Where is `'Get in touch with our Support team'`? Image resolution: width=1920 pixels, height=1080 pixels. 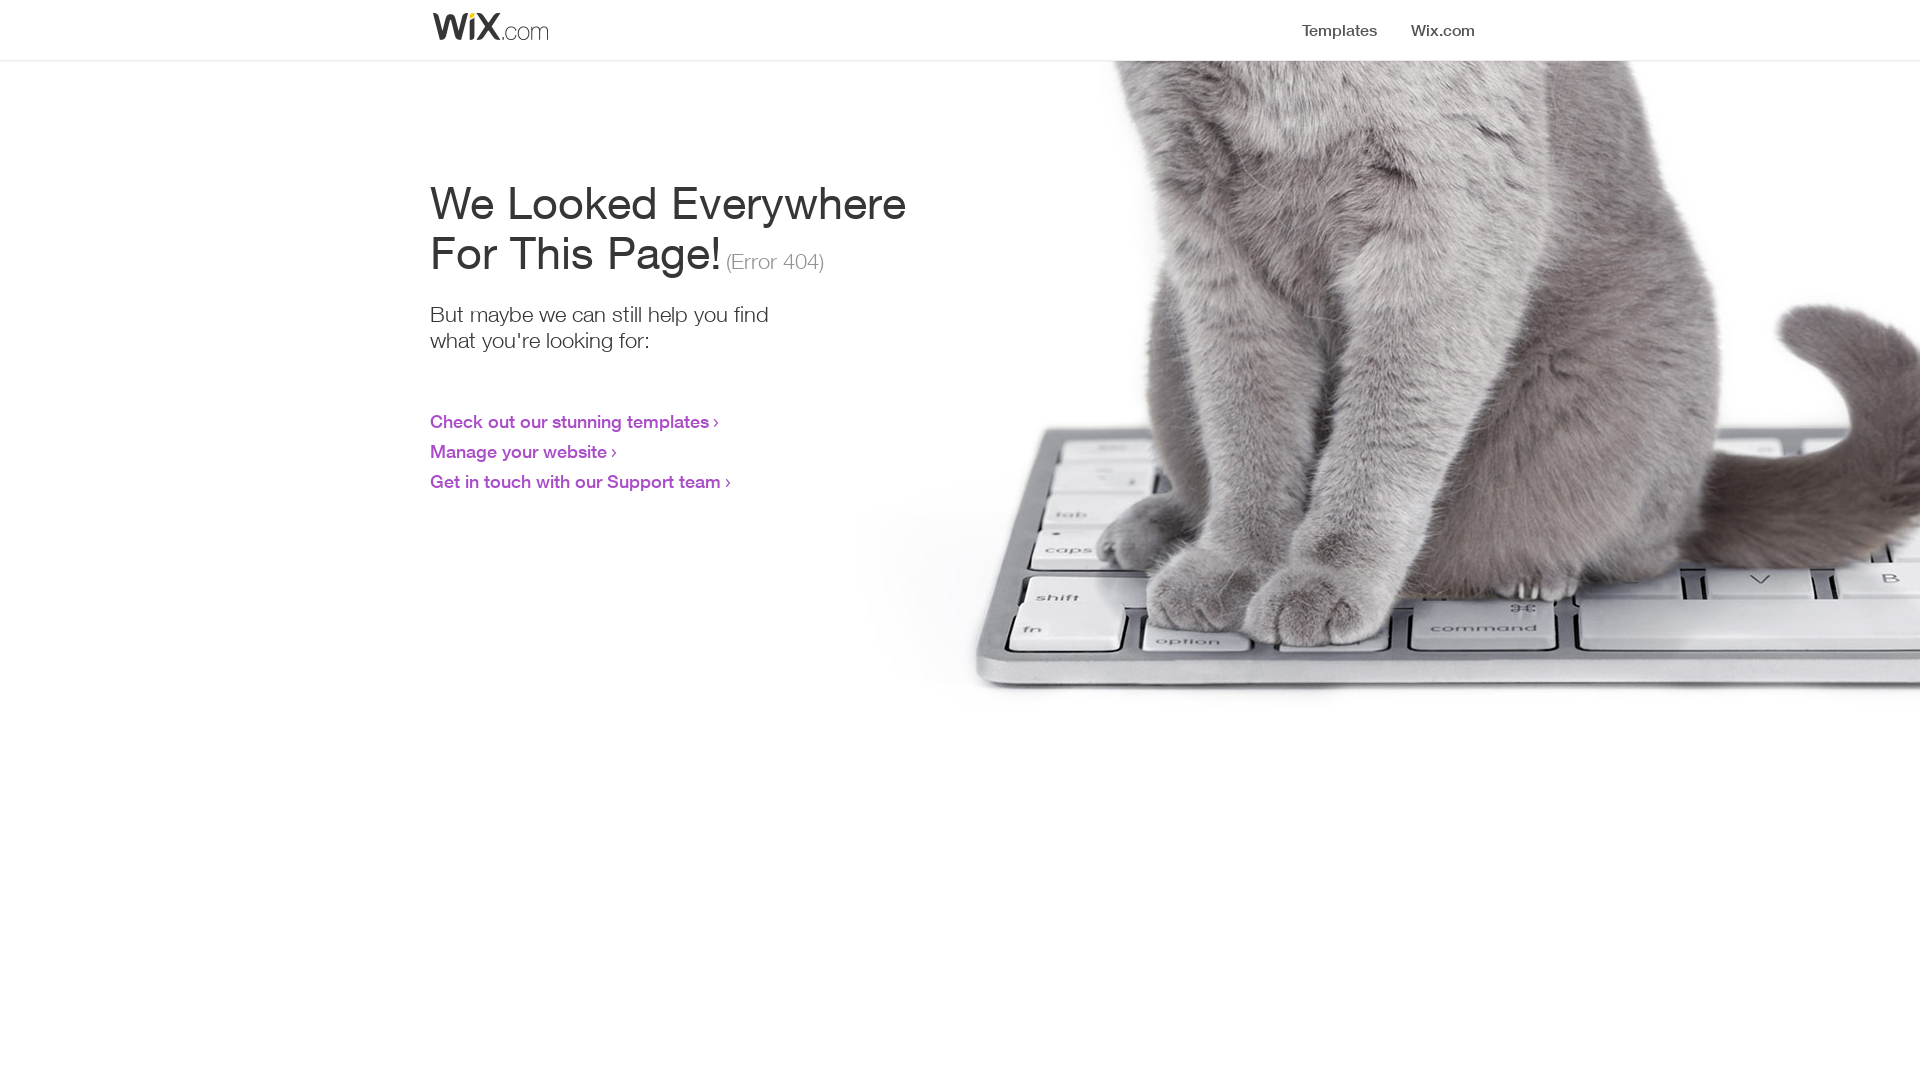
'Get in touch with our Support team' is located at coordinates (429, 481).